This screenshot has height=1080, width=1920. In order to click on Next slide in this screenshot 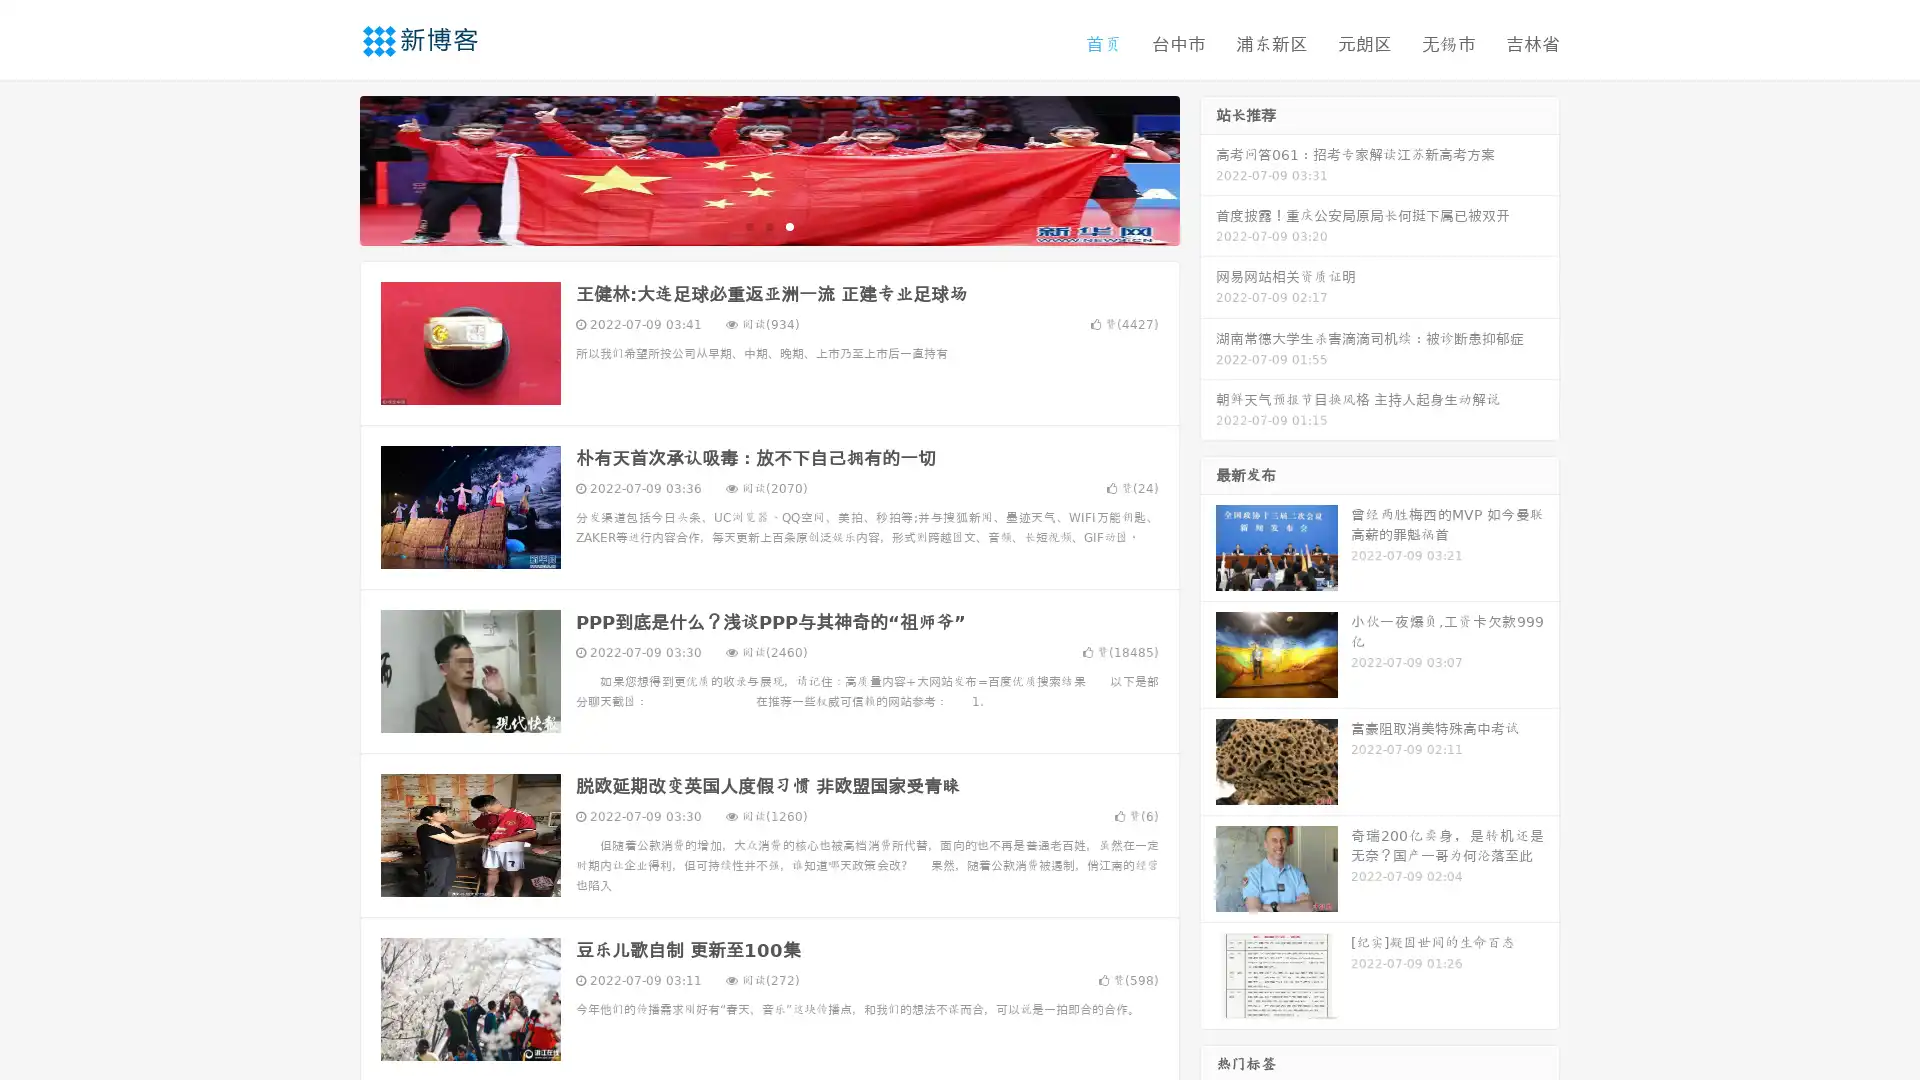, I will do `click(1208, 168)`.